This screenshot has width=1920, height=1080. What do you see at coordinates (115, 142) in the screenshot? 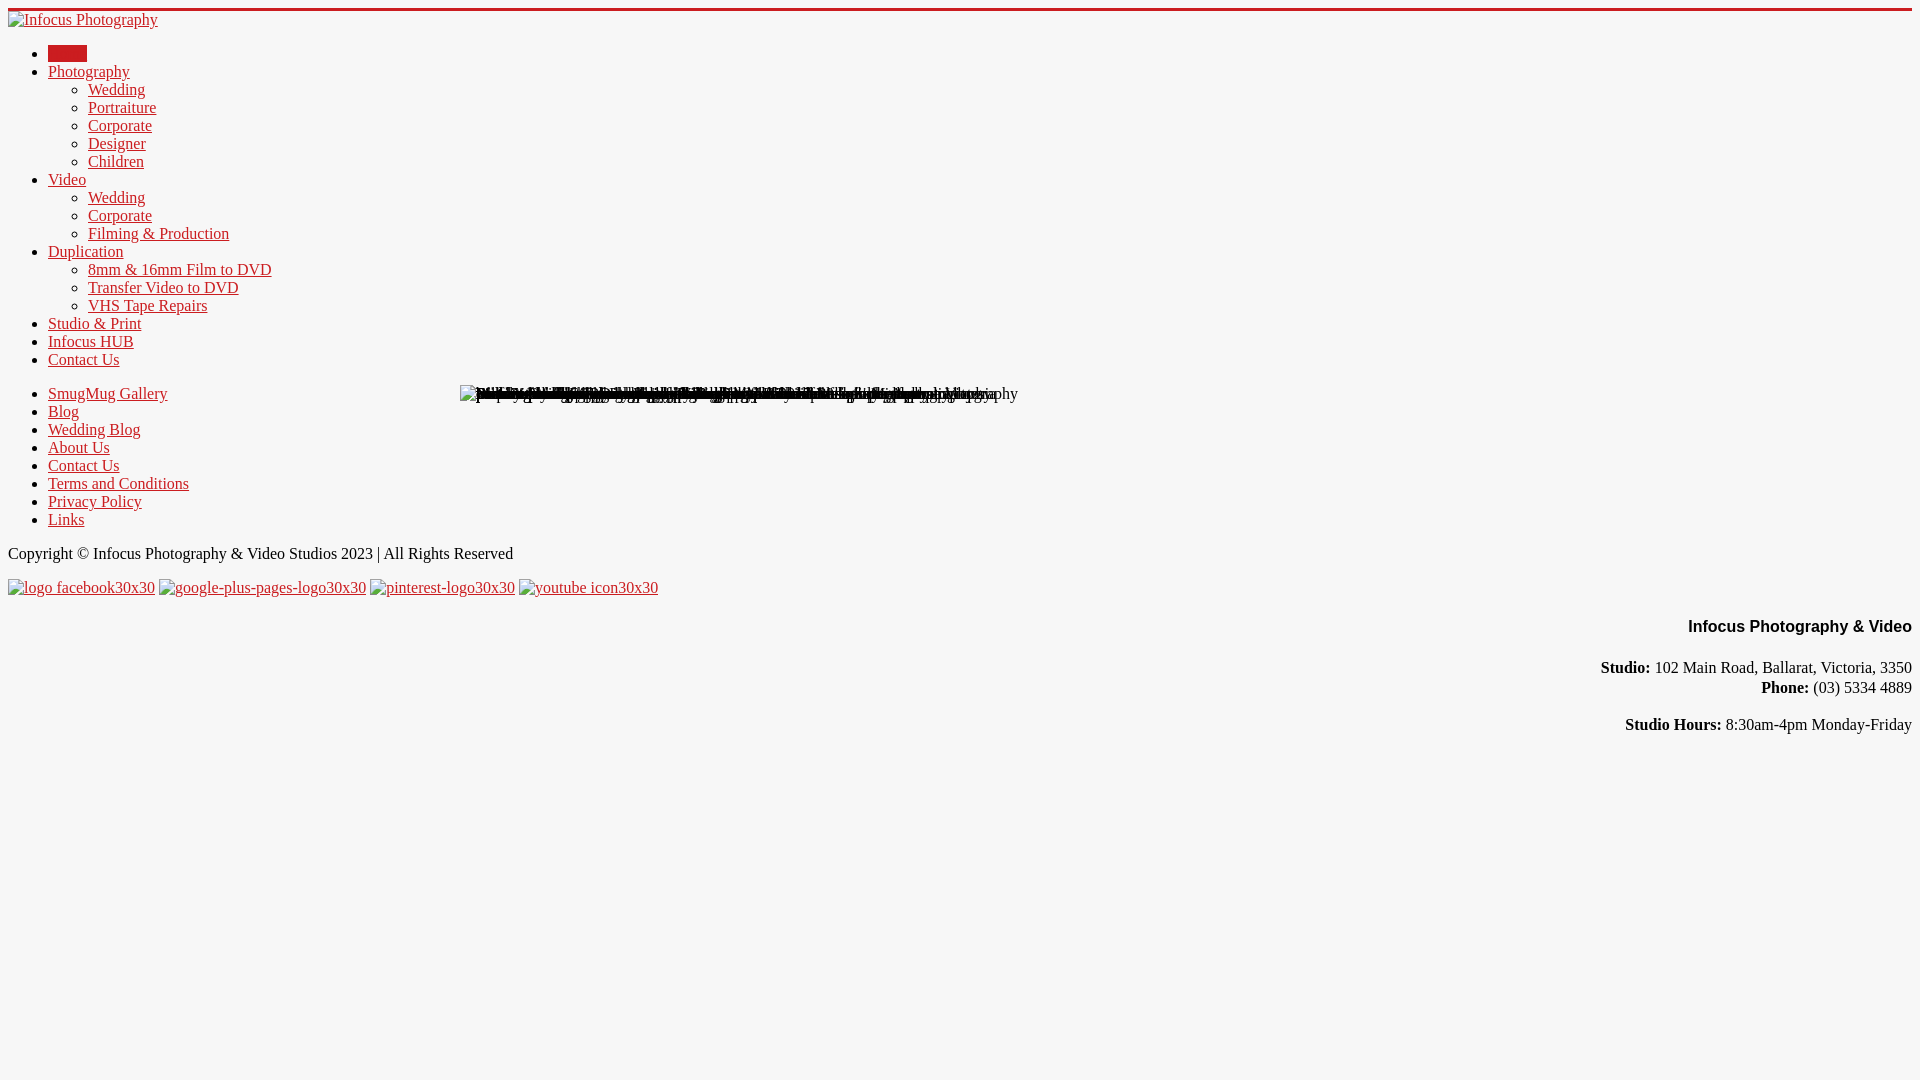
I see `'Designer'` at bounding box center [115, 142].